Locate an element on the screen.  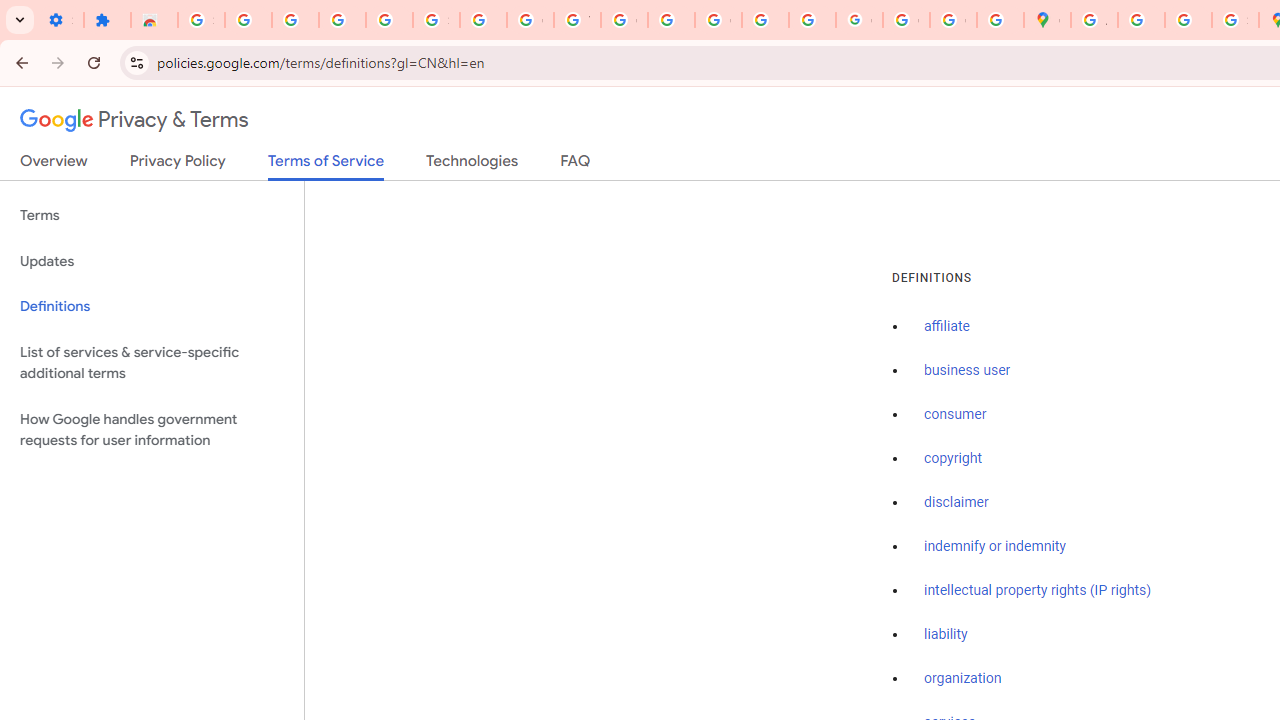
'organization' is located at coordinates (963, 678).